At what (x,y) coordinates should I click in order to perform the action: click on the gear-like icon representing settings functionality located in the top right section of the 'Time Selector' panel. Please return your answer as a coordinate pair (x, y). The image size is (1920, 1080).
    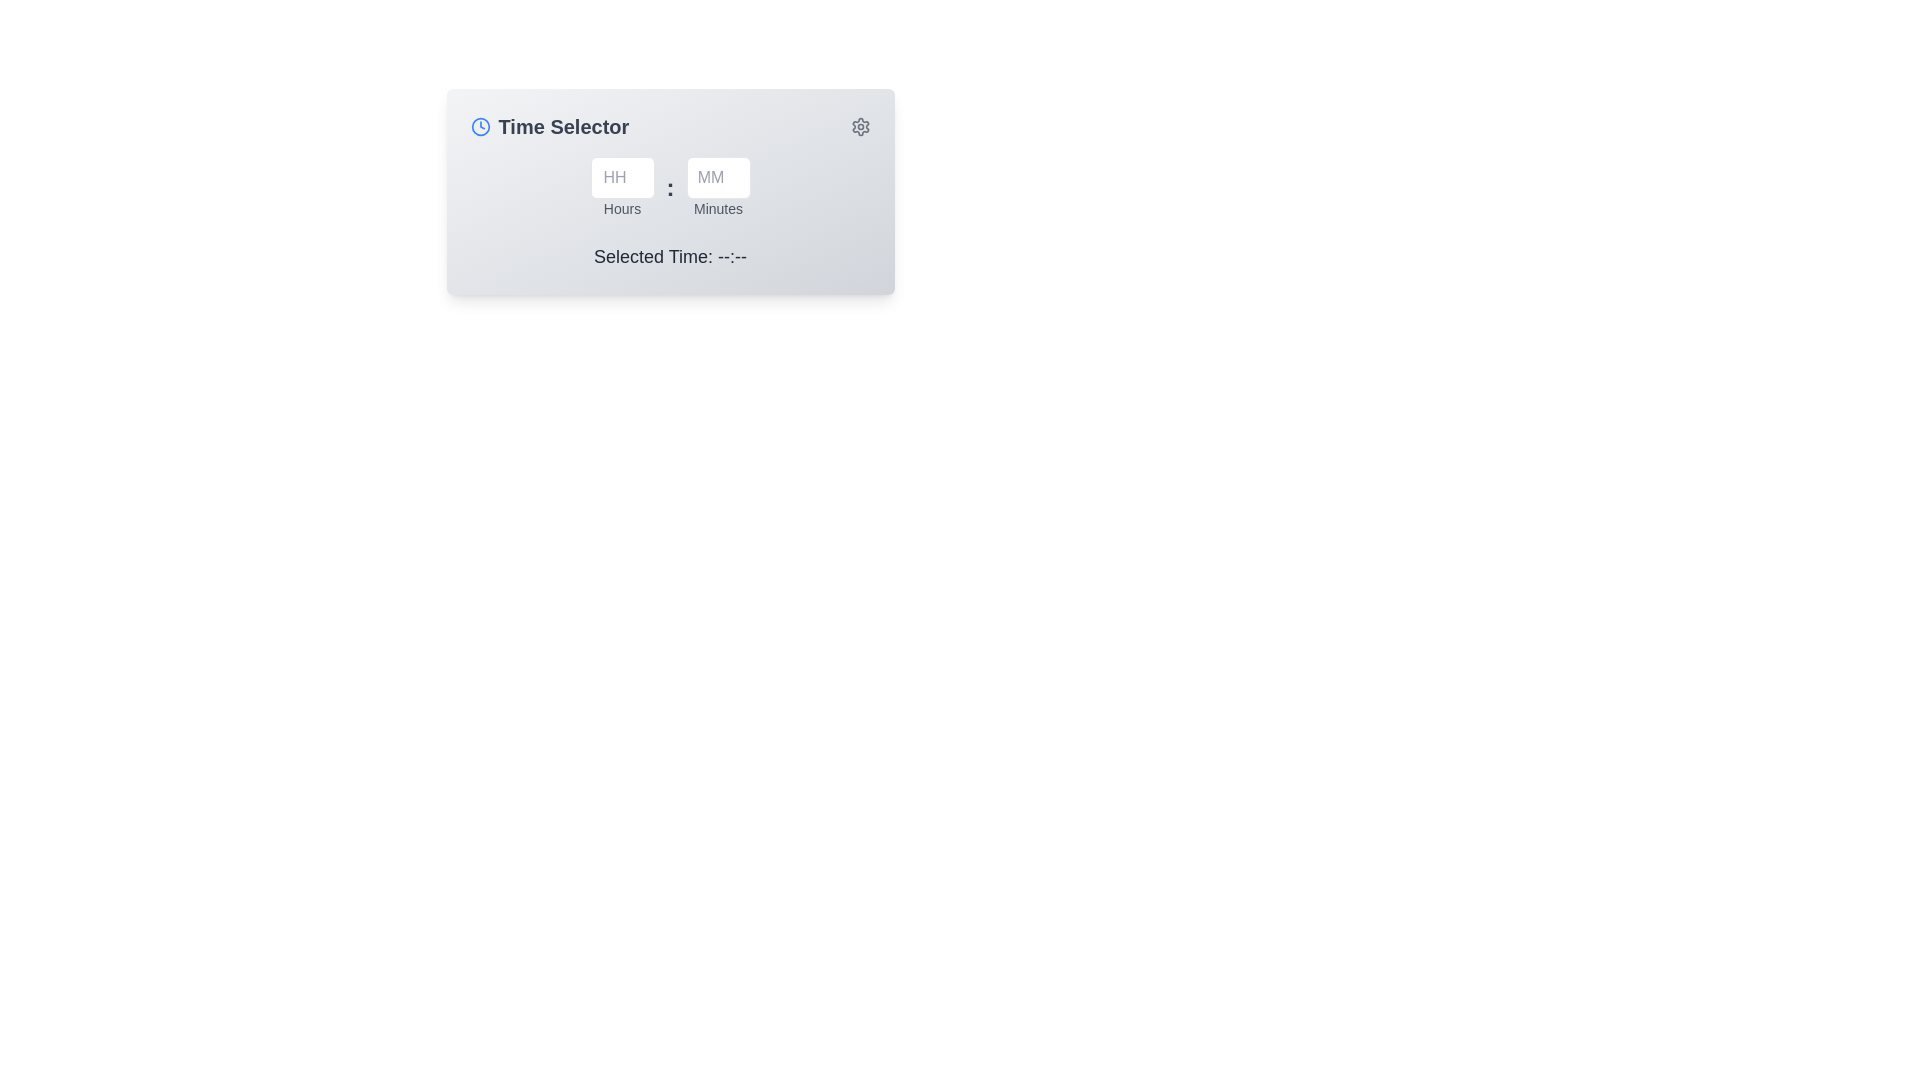
    Looking at the image, I should click on (860, 127).